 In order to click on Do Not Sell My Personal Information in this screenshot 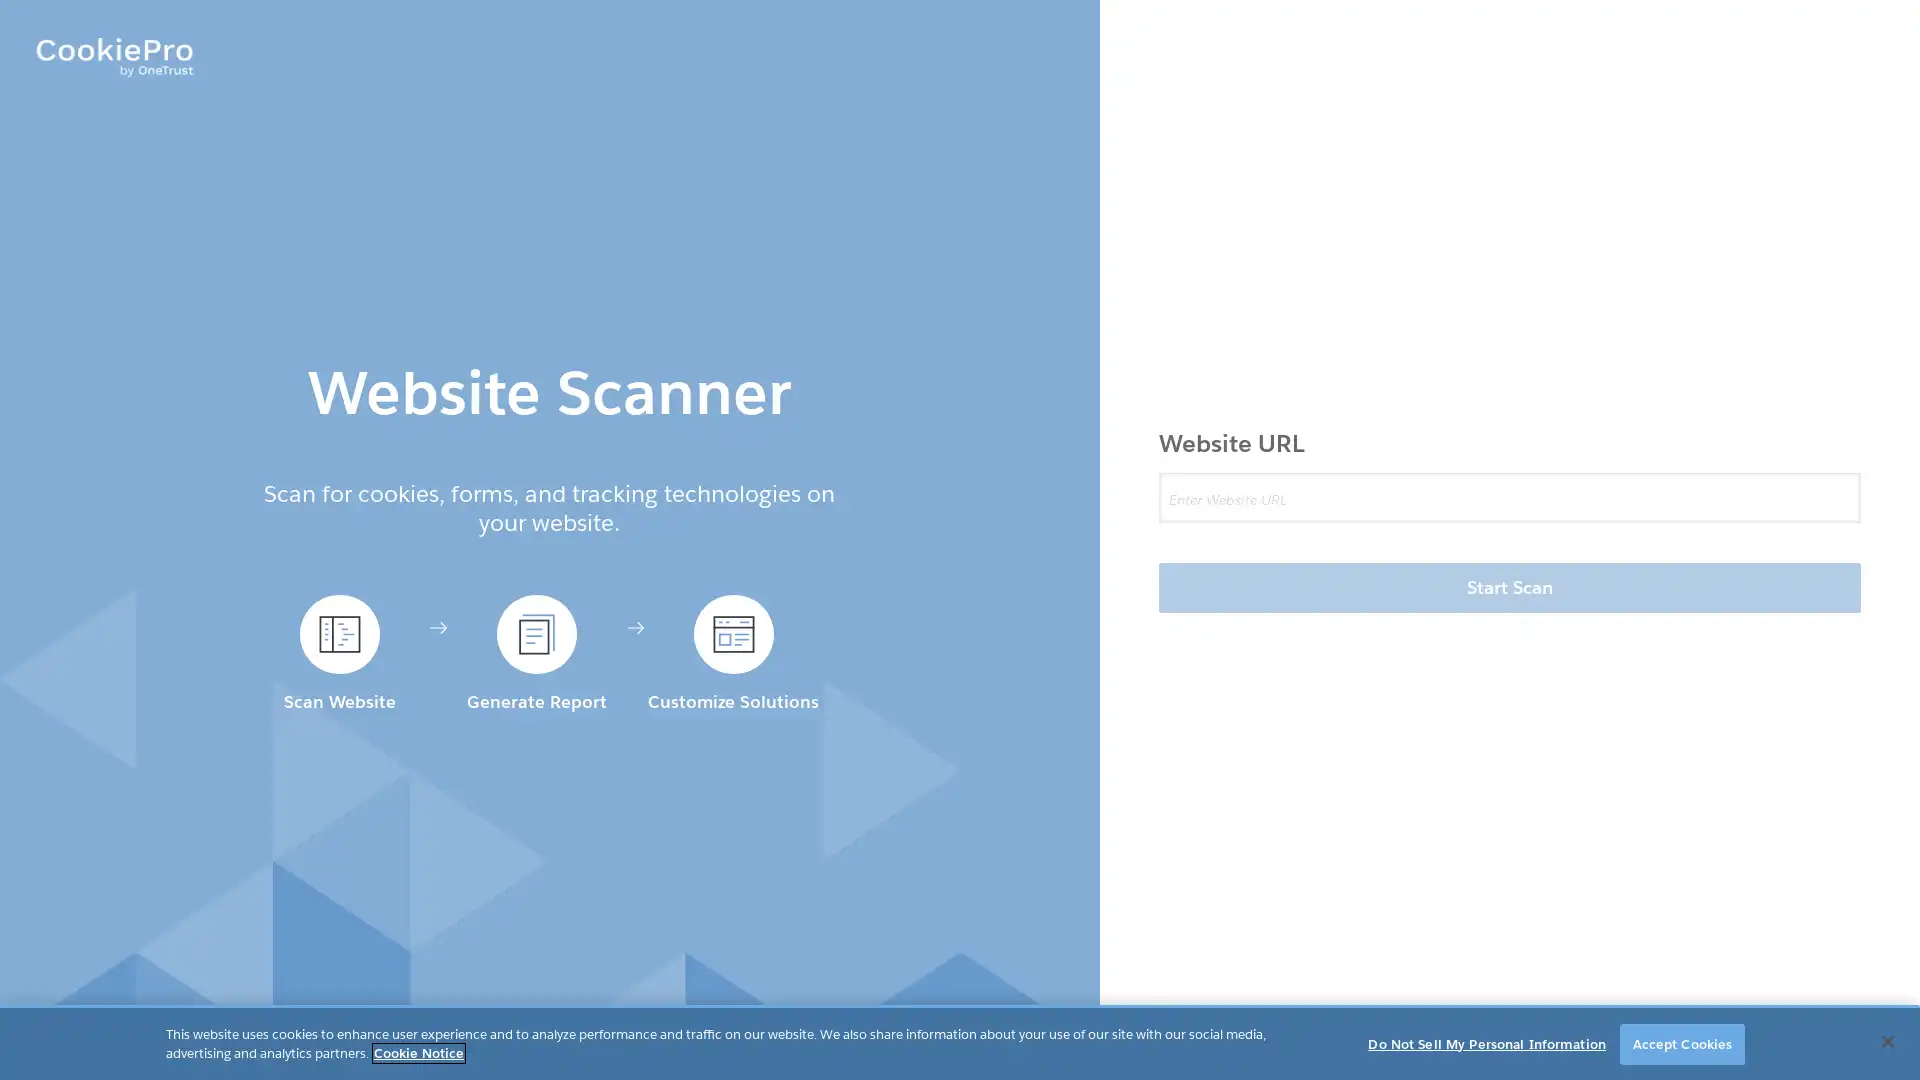, I will do `click(1487, 1043)`.